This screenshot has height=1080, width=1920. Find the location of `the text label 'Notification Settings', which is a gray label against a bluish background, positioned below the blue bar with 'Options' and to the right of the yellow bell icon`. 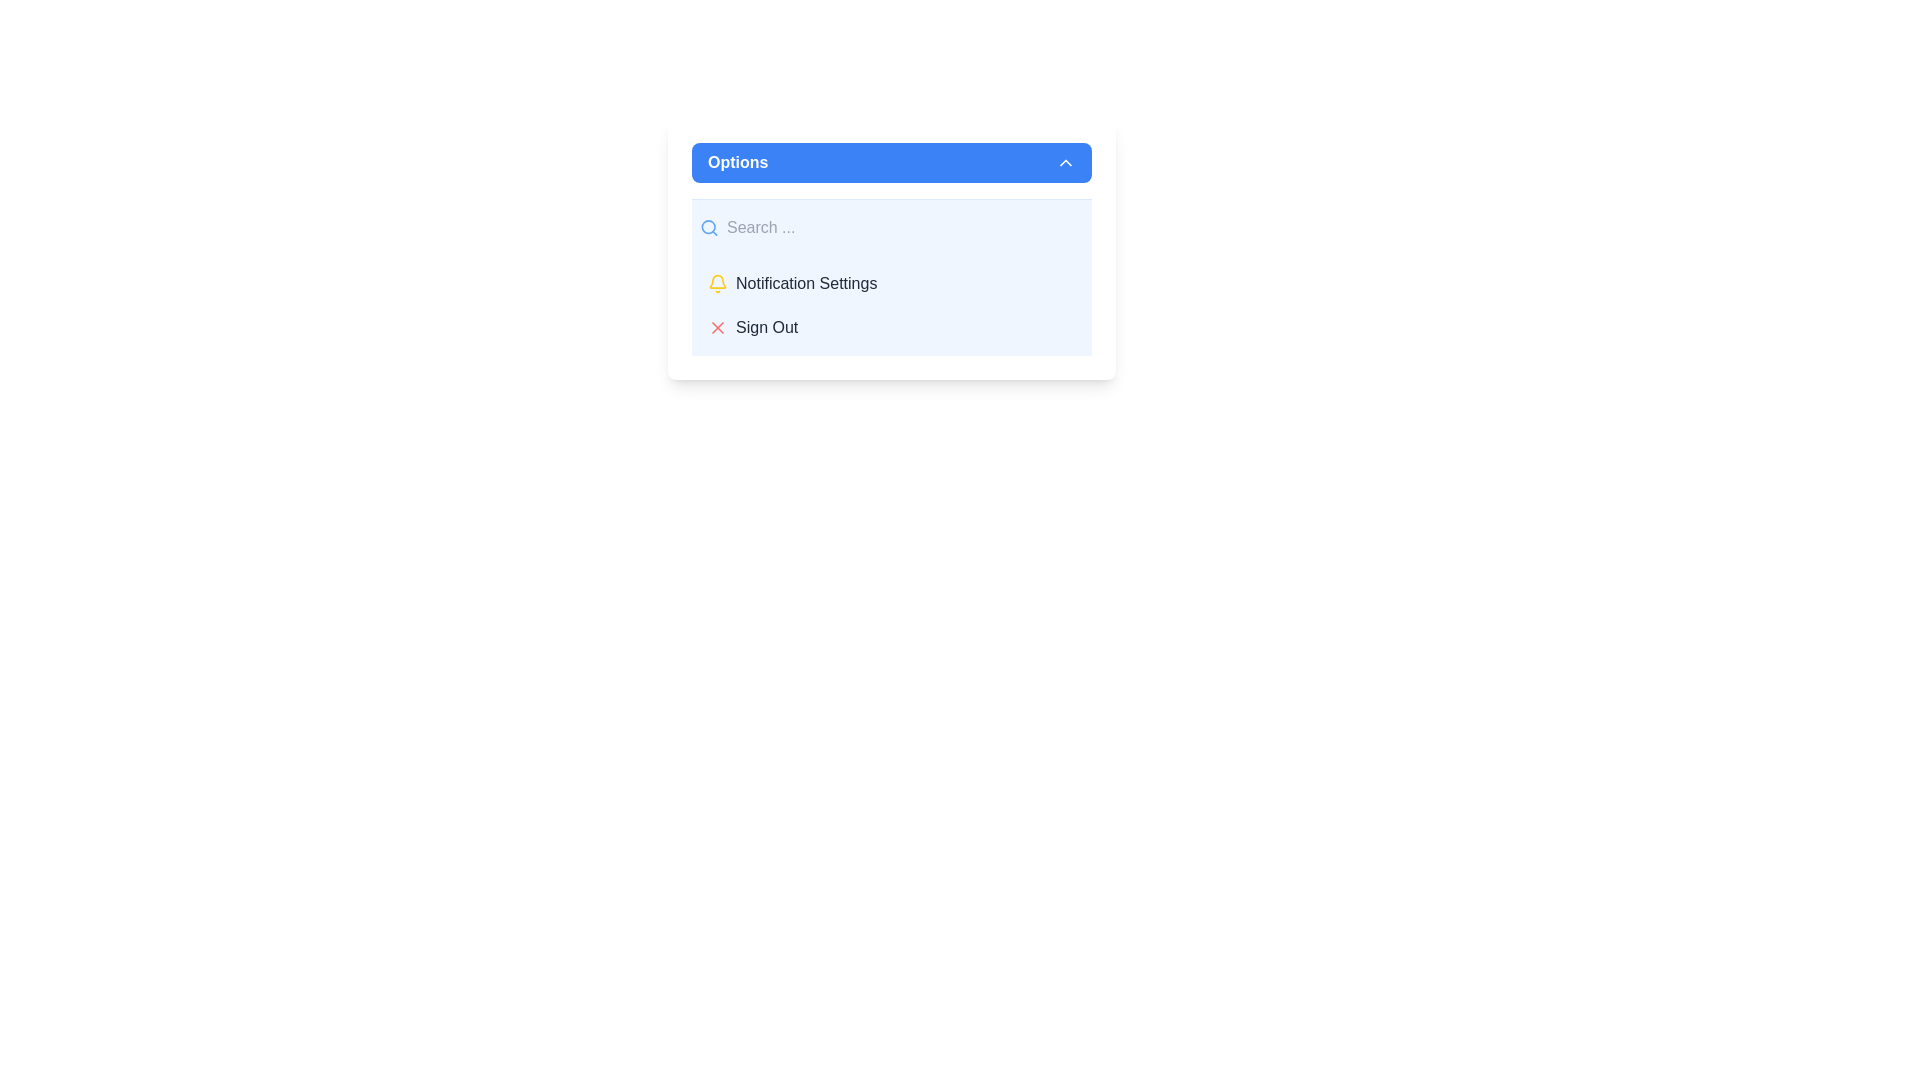

the text label 'Notification Settings', which is a gray label against a bluish background, positioned below the blue bar with 'Options' and to the right of the yellow bell icon is located at coordinates (806, 284).